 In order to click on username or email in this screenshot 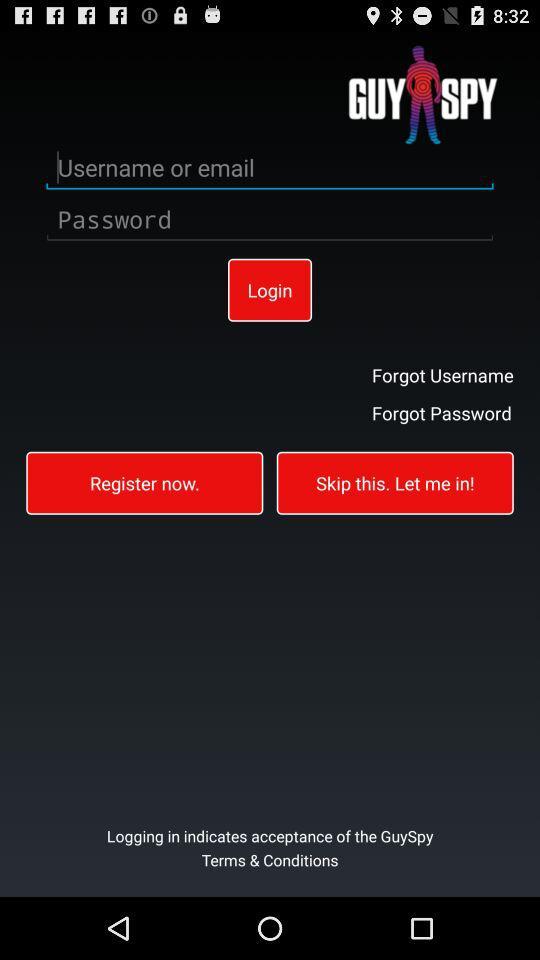, I will do `click(270, 167)`.